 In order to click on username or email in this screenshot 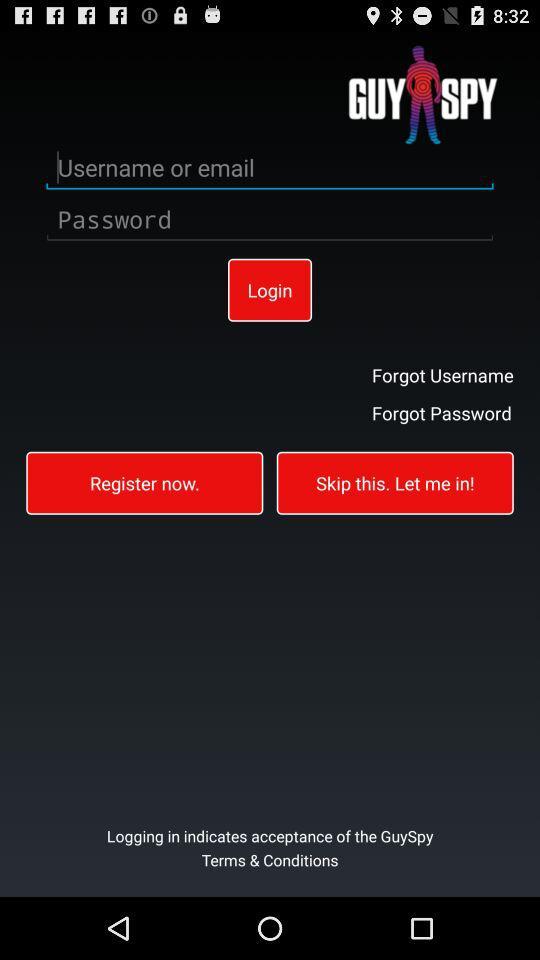, I will do `click(270, 167)`.